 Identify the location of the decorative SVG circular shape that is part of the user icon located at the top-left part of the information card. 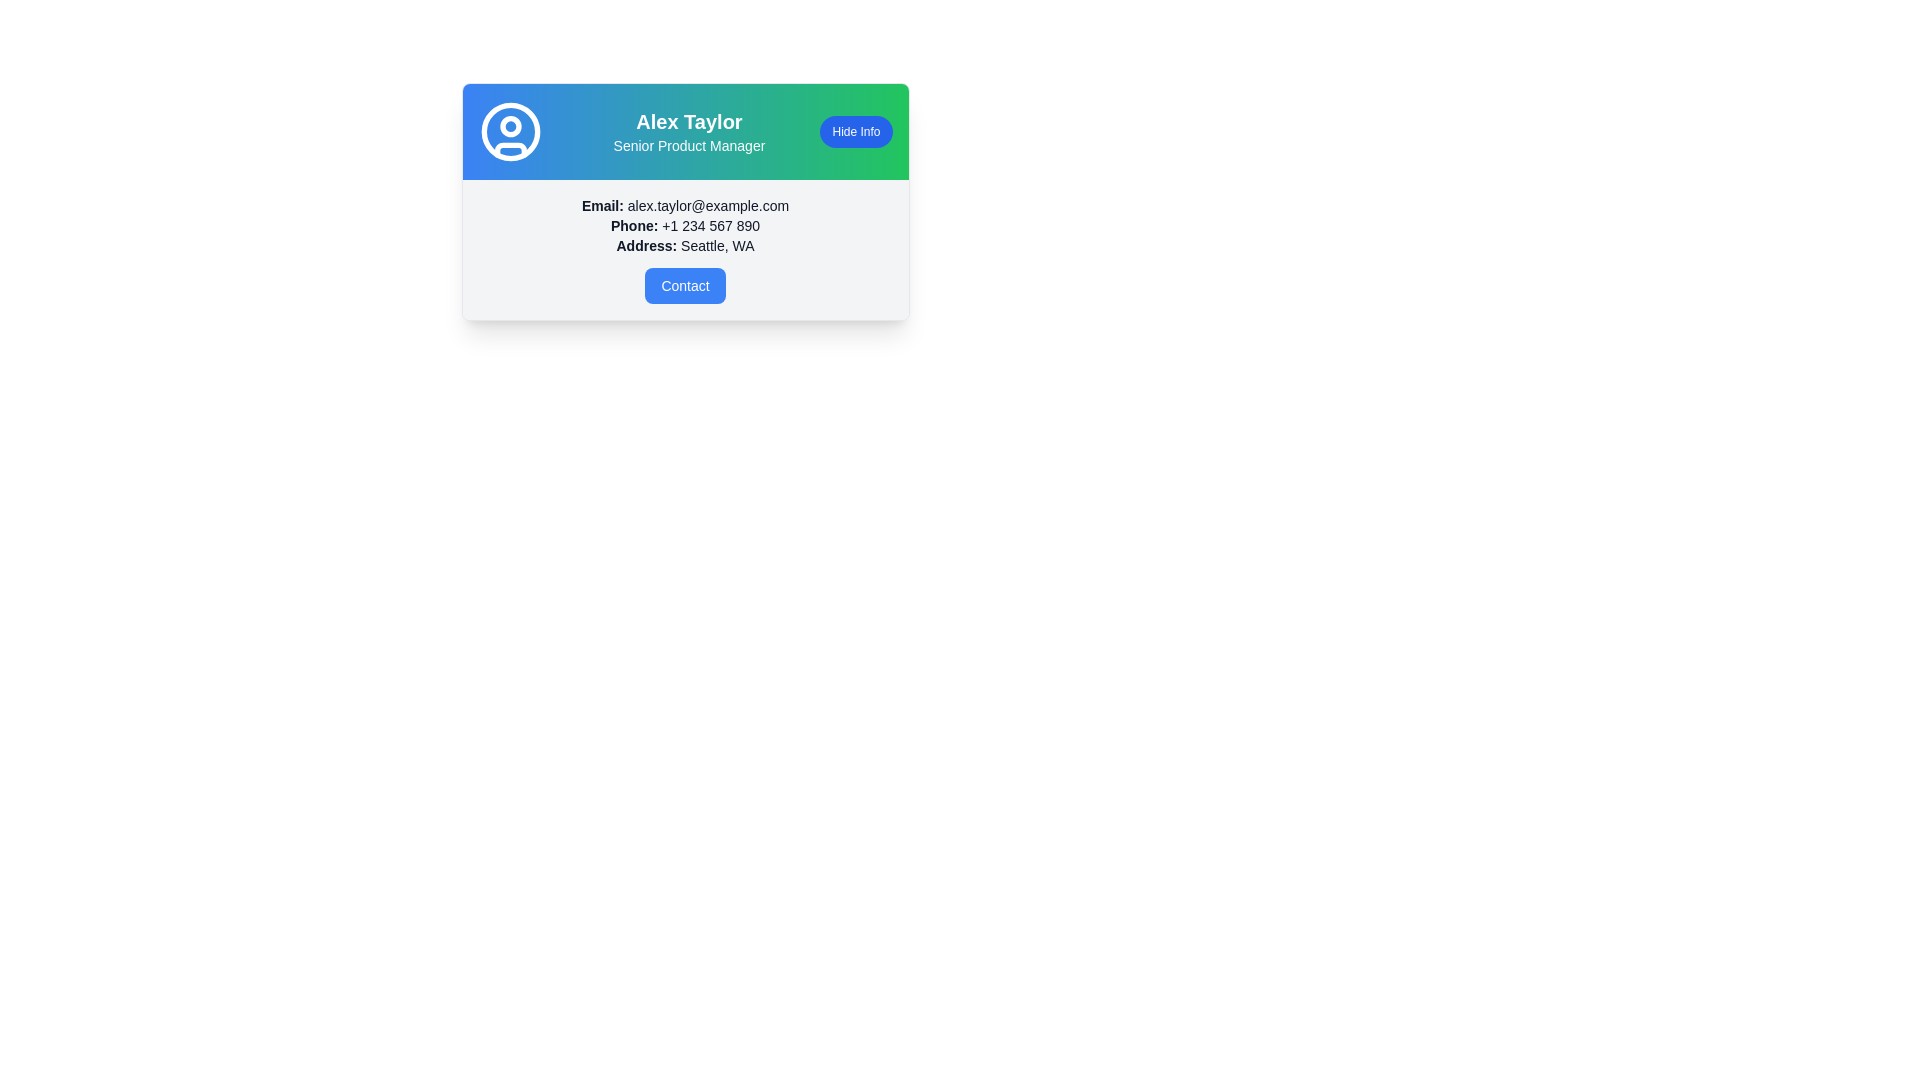
(510, 131).